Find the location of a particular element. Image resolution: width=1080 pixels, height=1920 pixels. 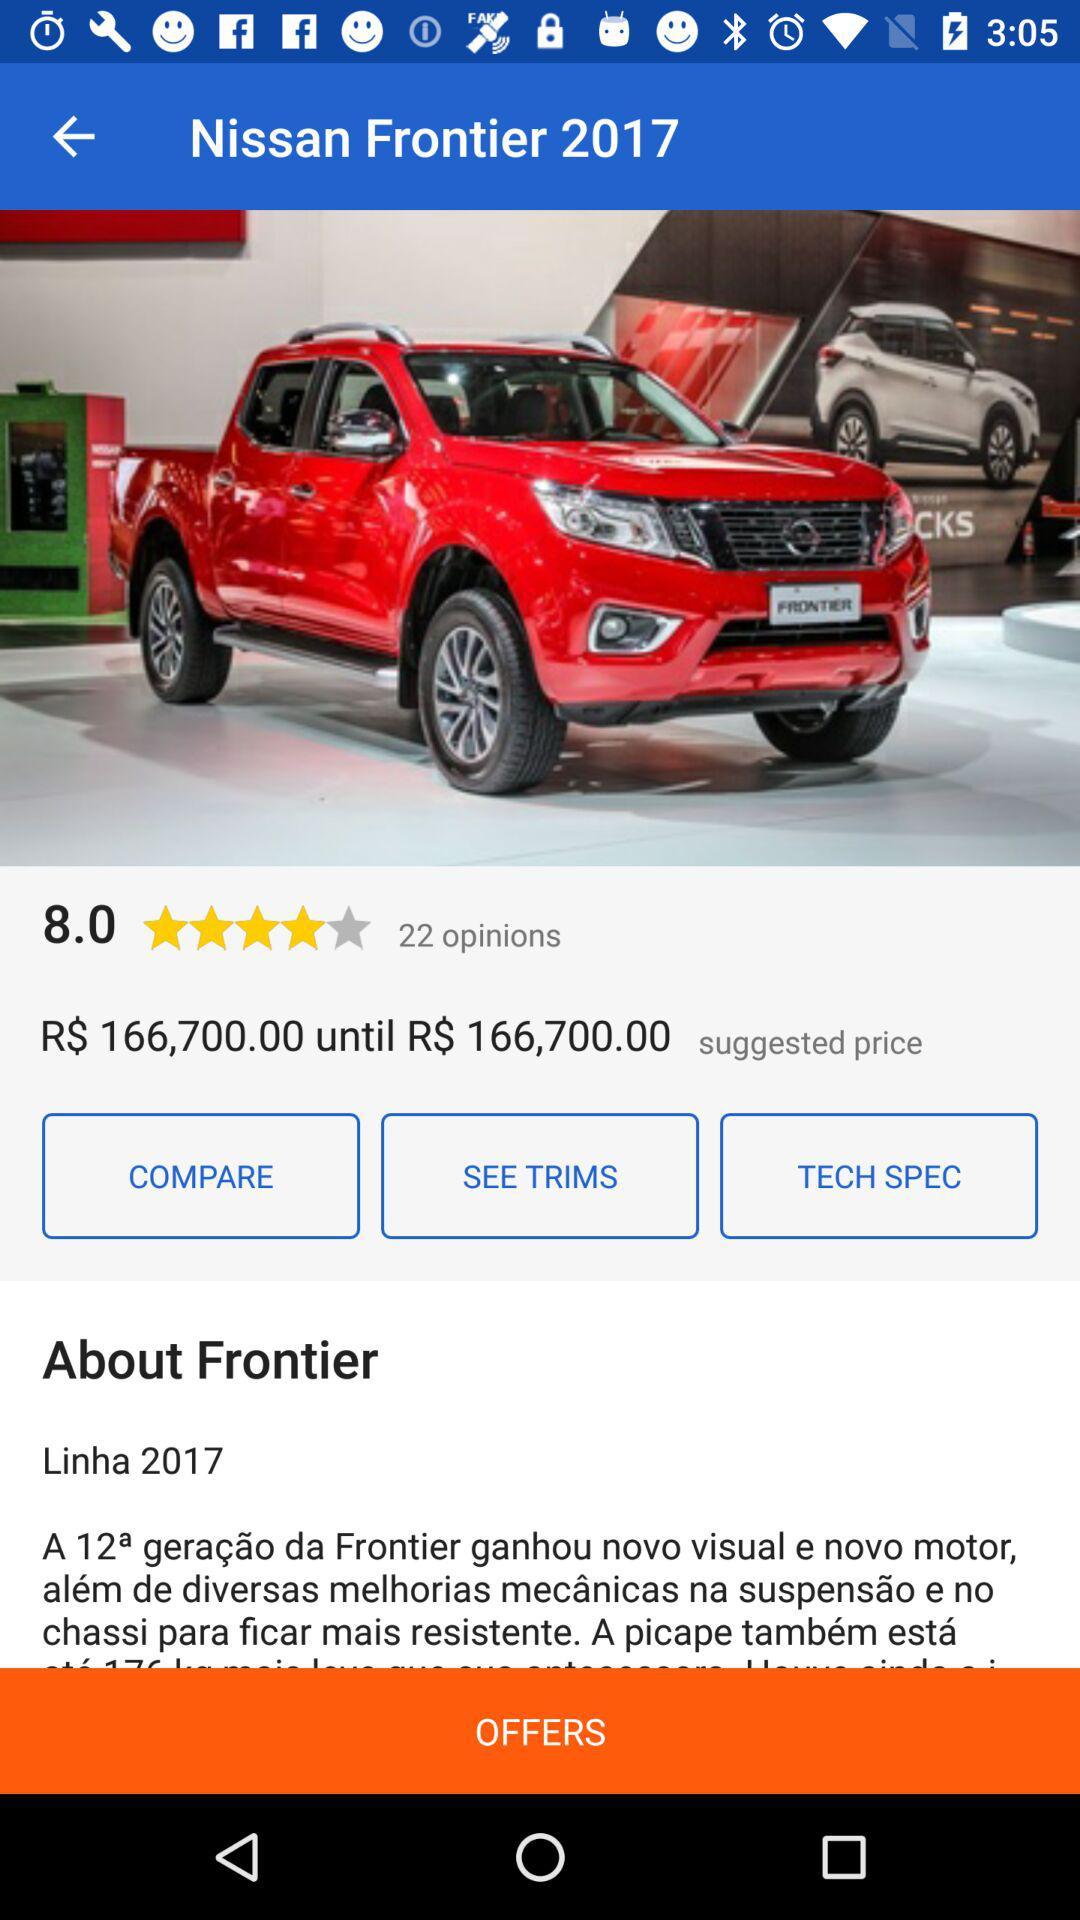

offers icon is located at coordinates (540, 1730).